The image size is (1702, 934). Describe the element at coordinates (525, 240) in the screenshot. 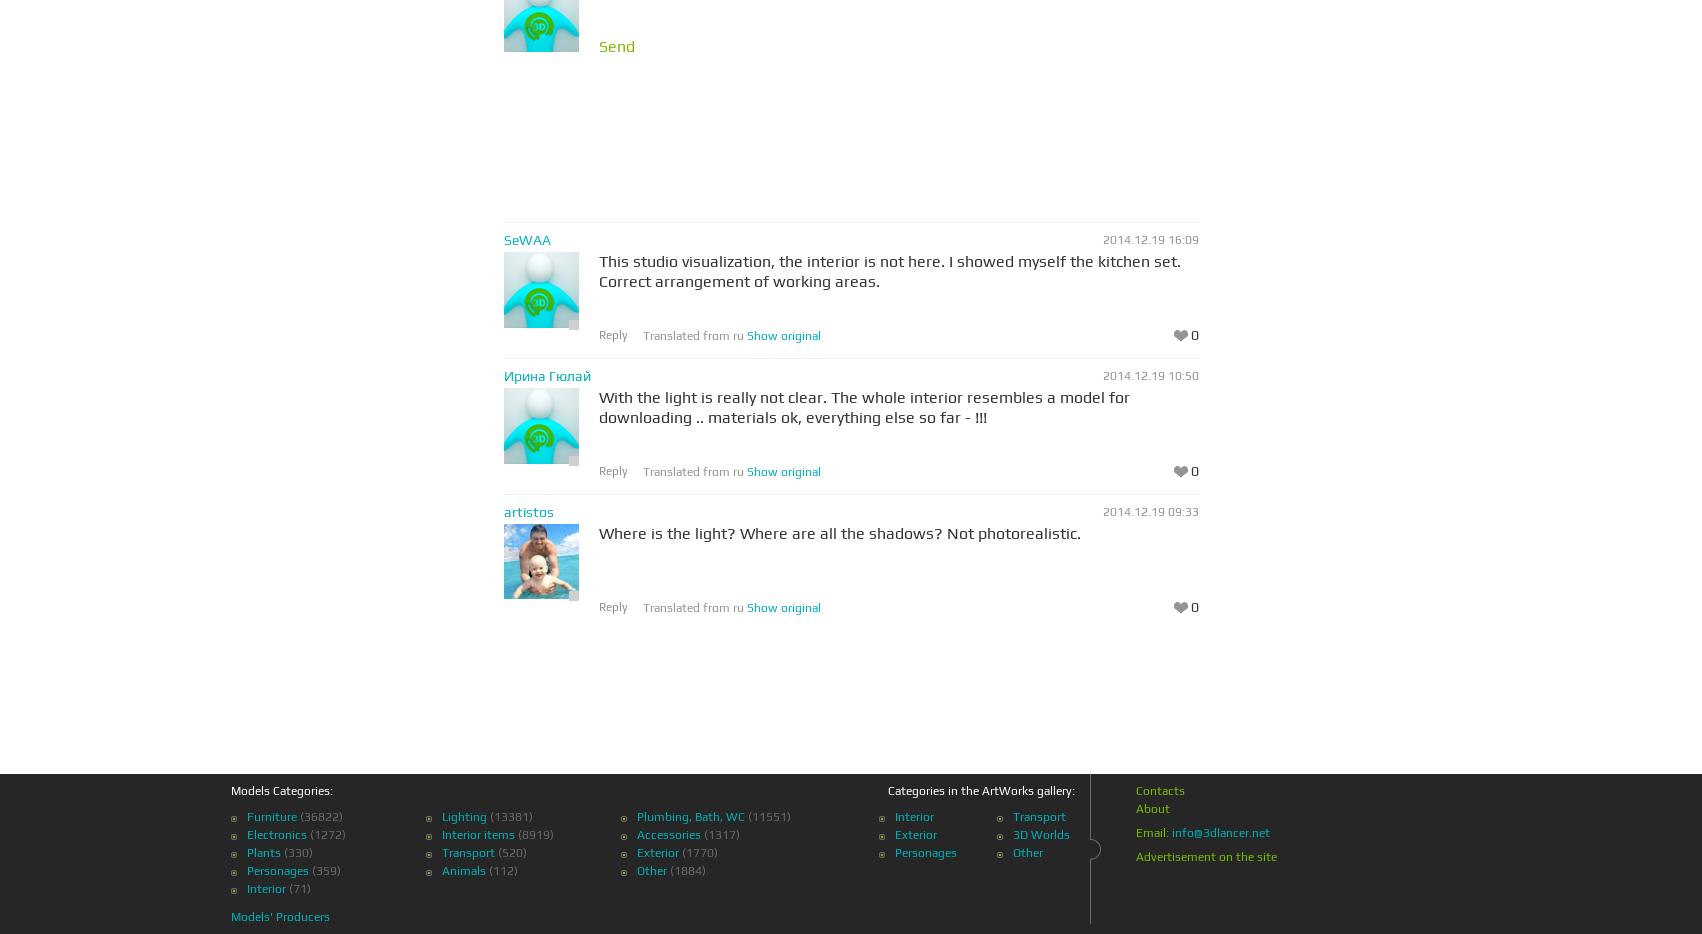

I see `'SeWAA'` at that location.